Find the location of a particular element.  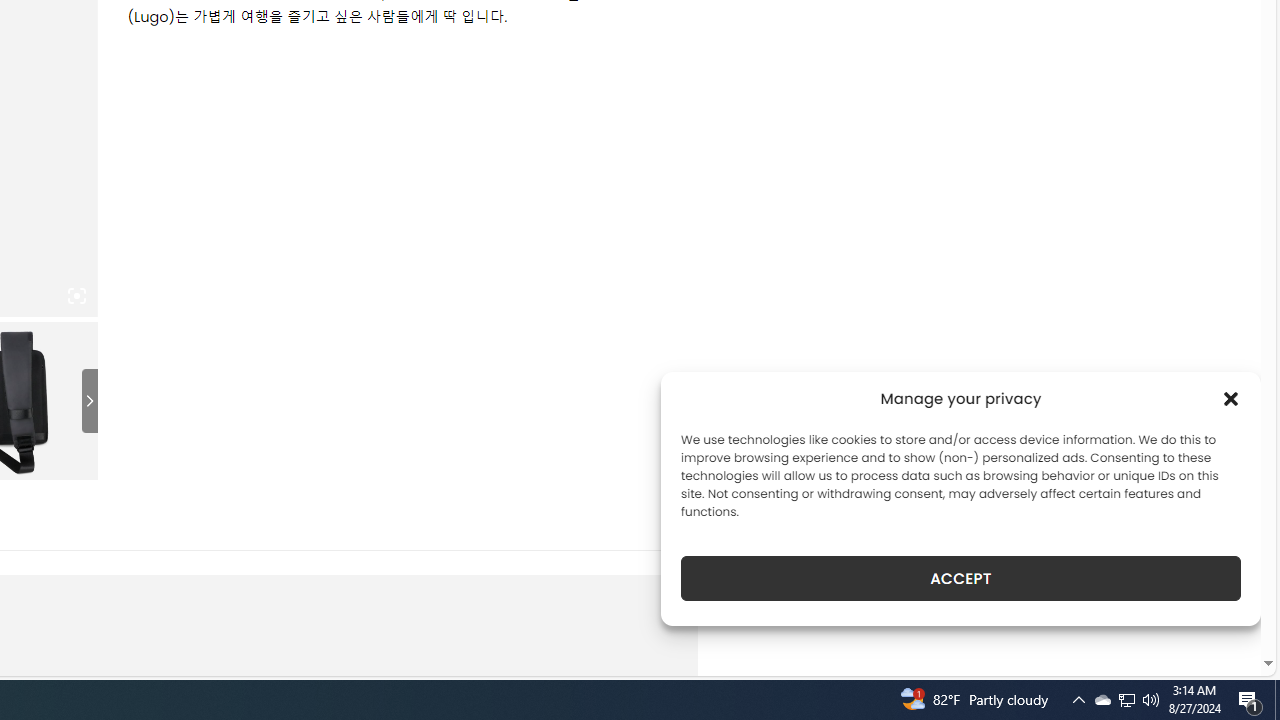

'Class: cmplz-close' is located at coordinates (1230, 398).